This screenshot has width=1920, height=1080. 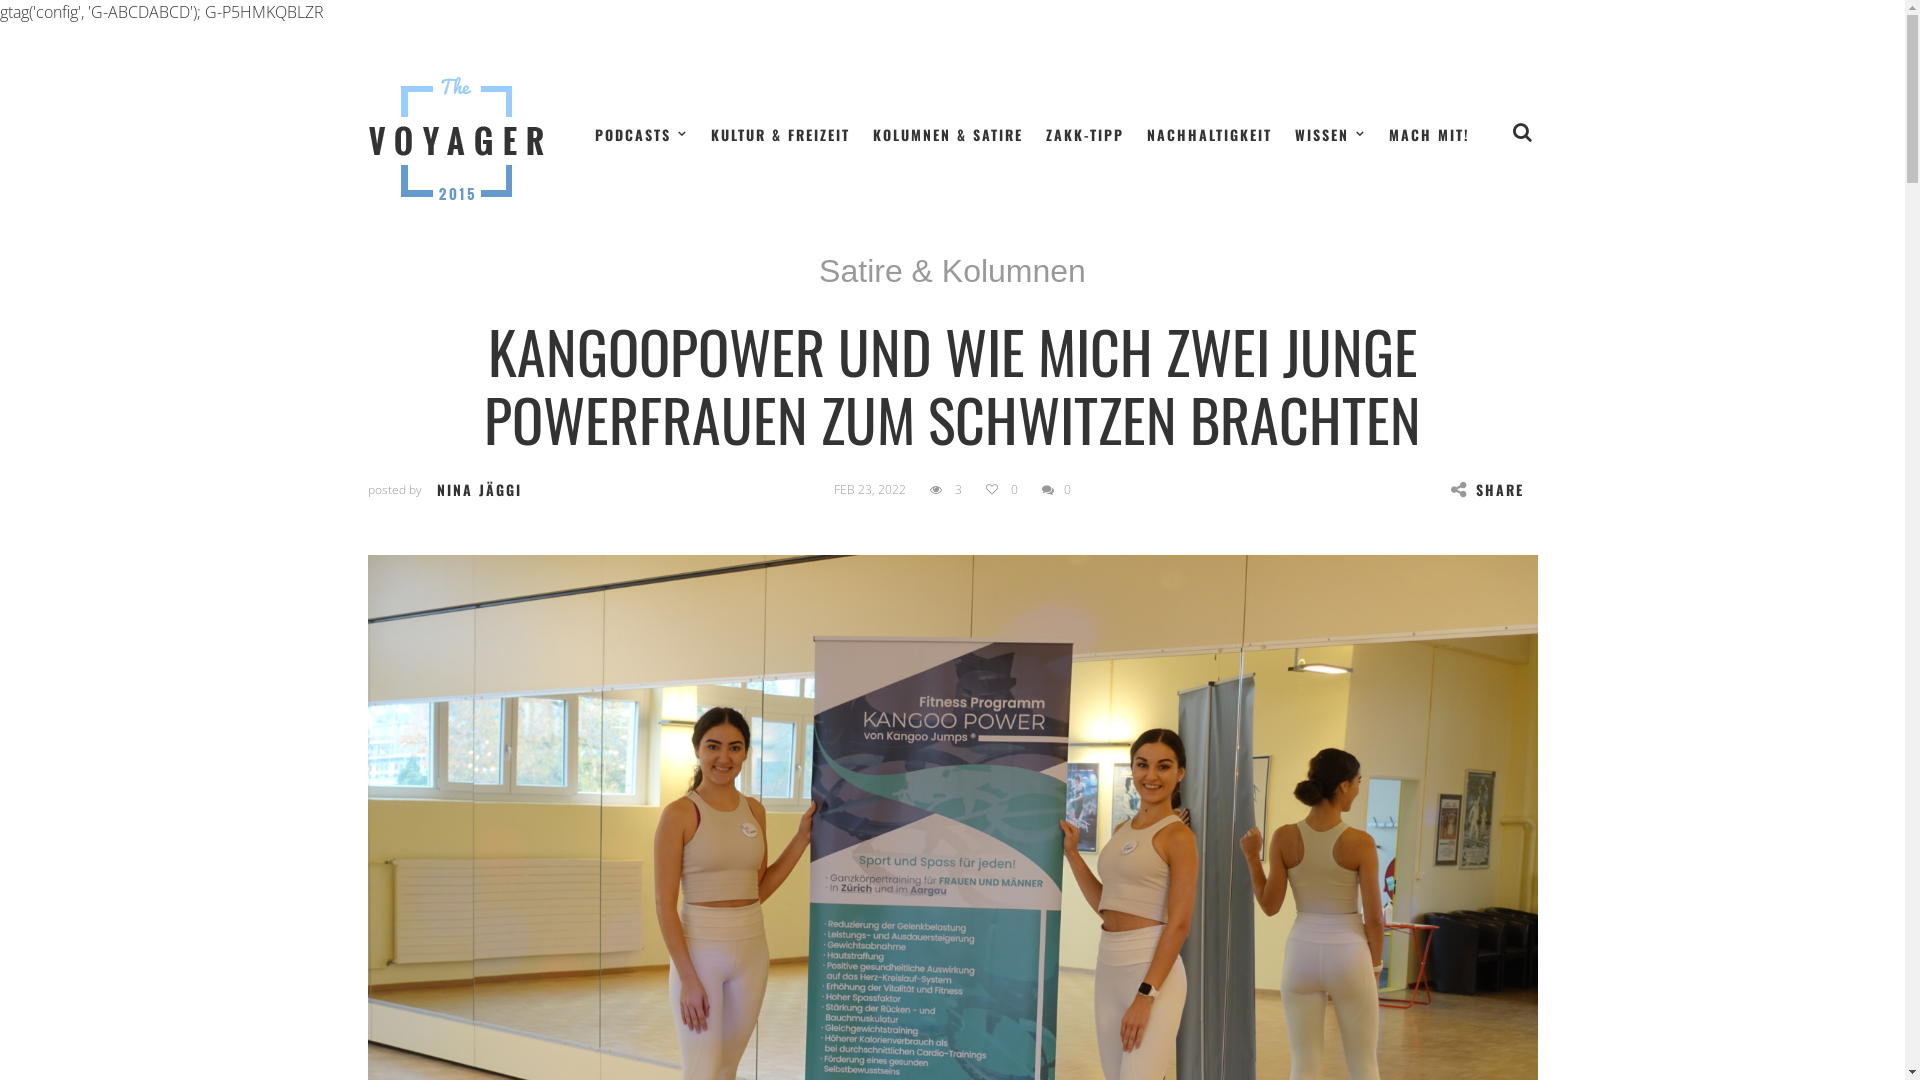 I want to click on 'KULTUR & FREIZEIT', so click(x=778, y=135).